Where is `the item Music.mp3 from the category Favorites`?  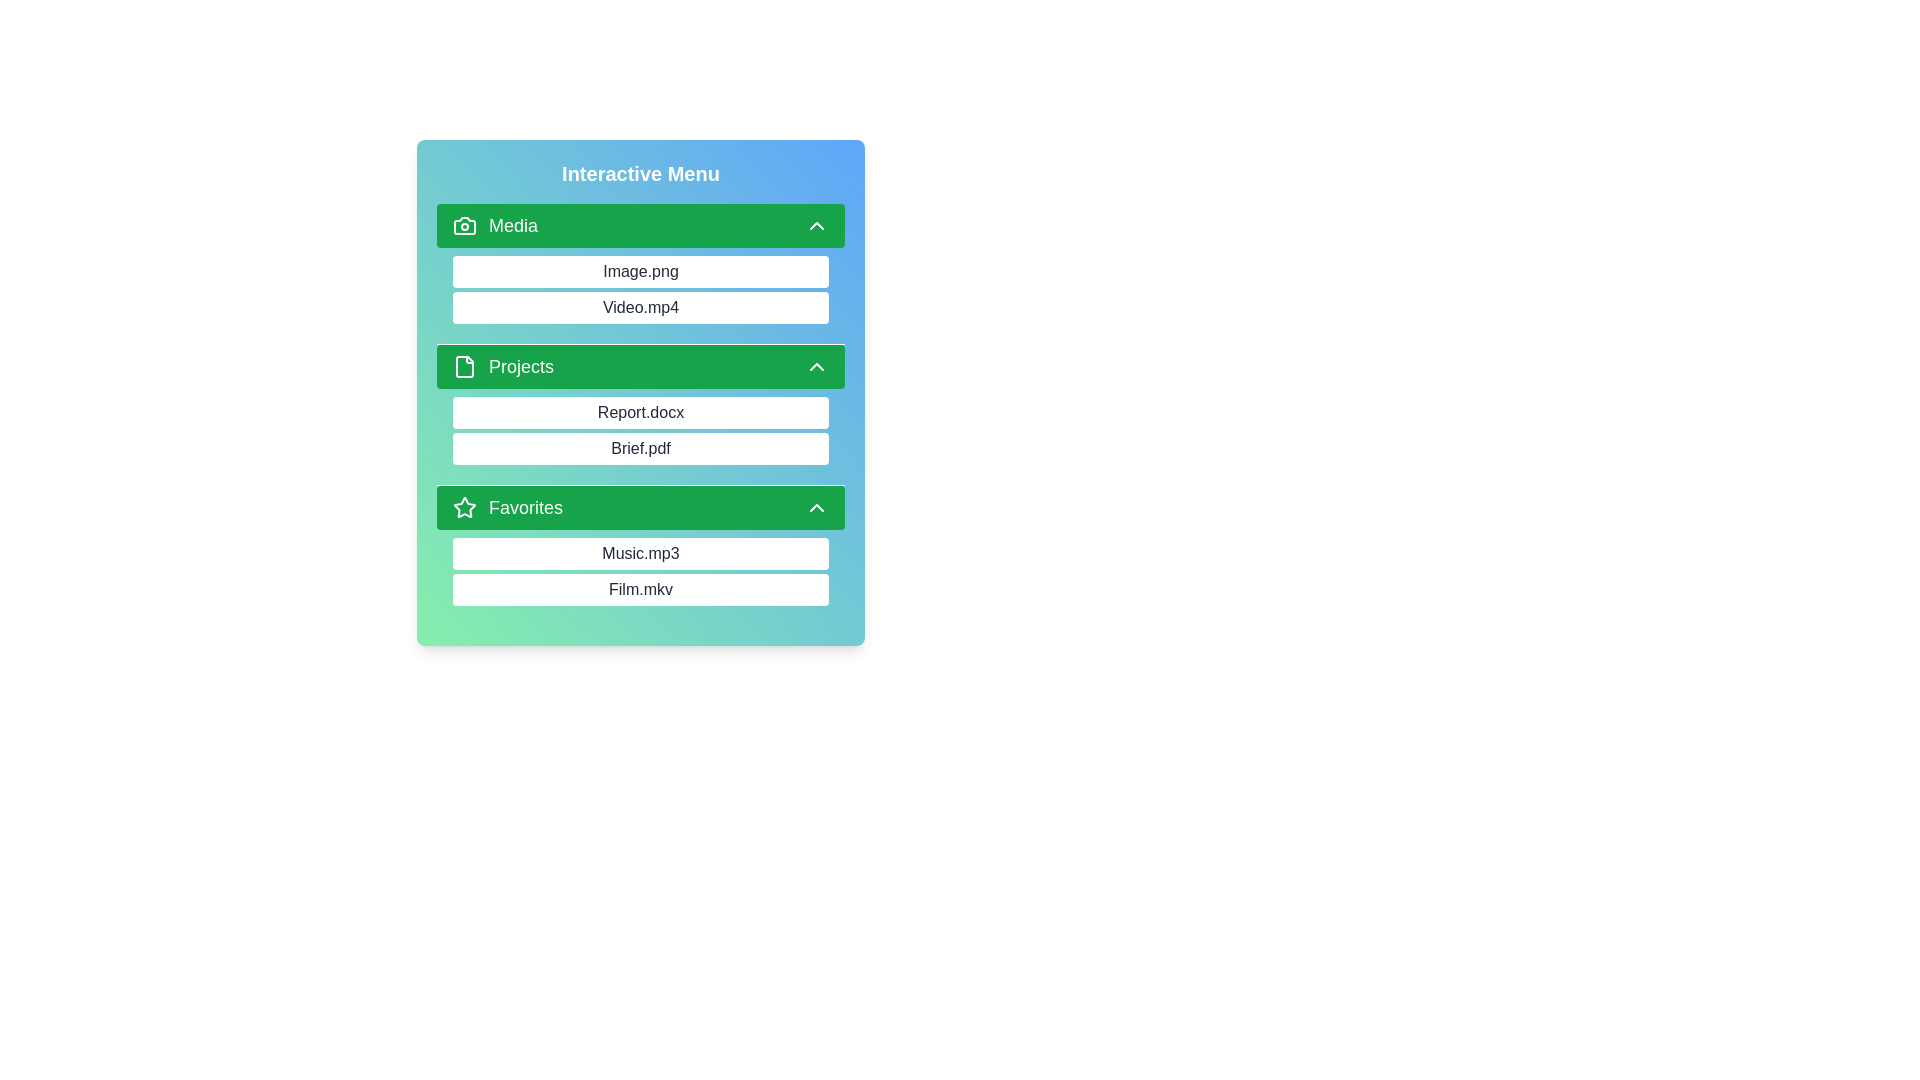
the item Music.mp3 from the category Favorites is located at coordinates (451, 554).